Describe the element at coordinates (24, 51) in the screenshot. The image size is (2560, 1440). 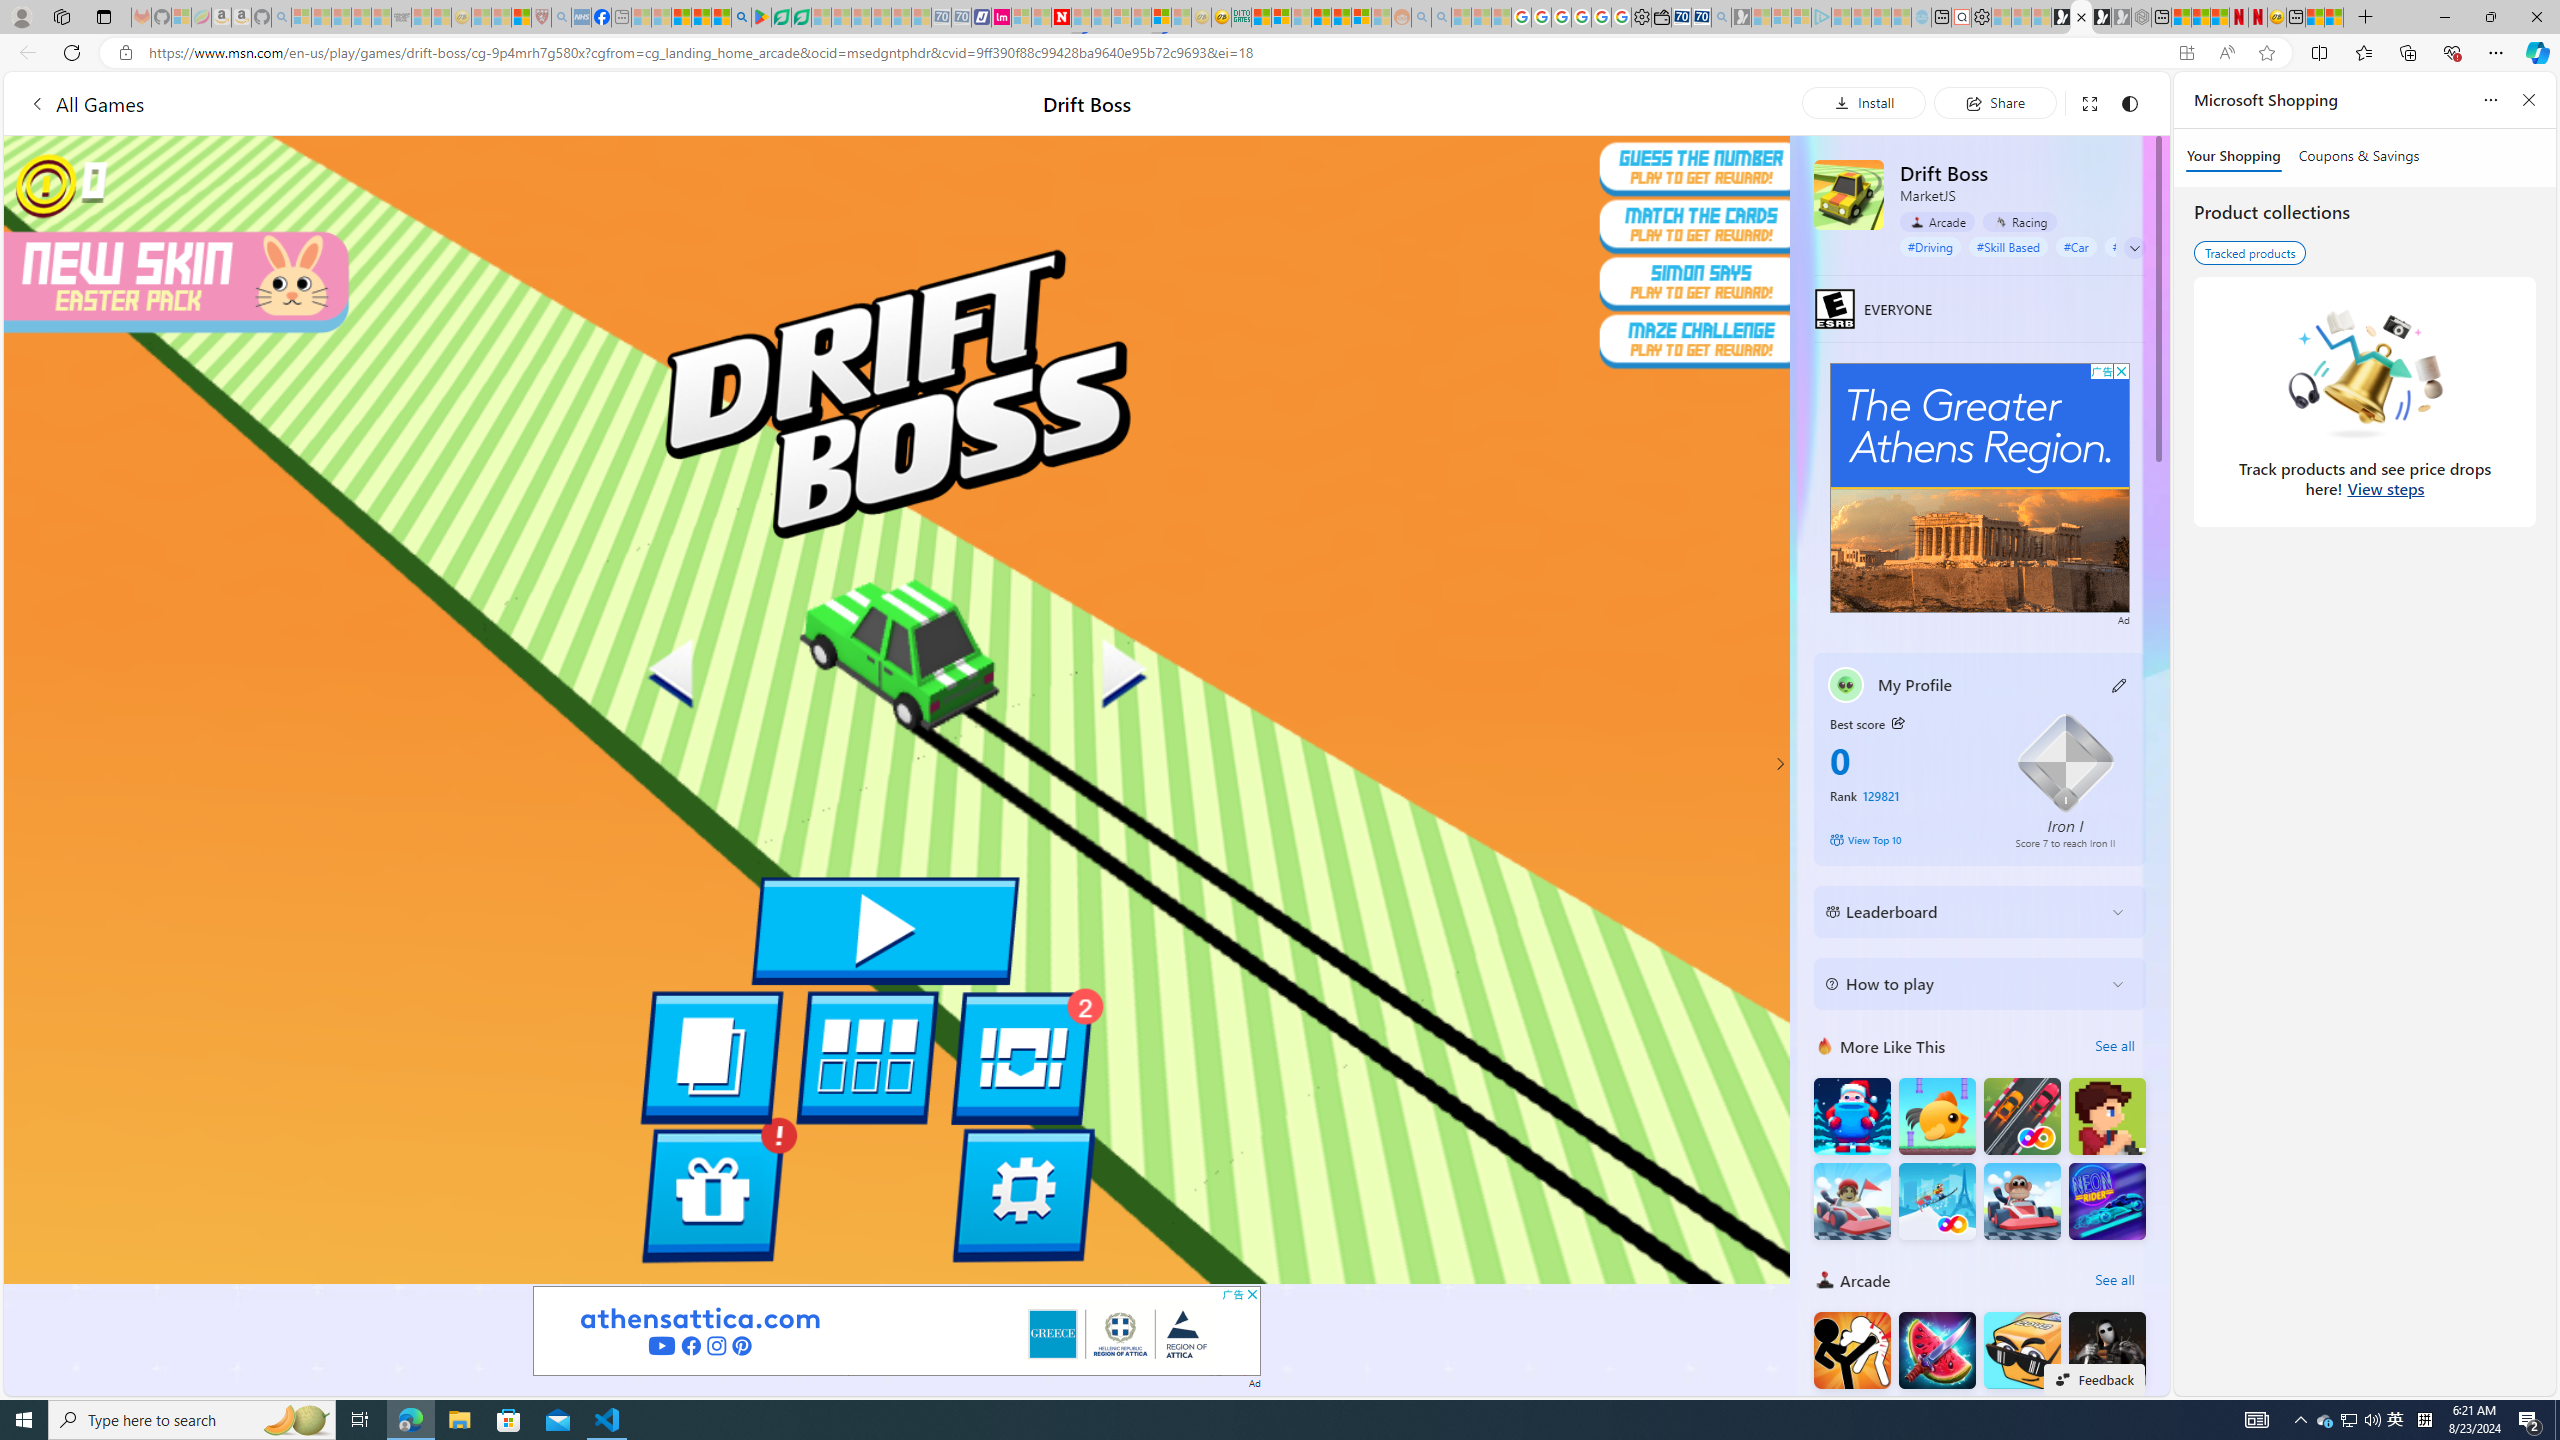
I see `'Back'` at that location.